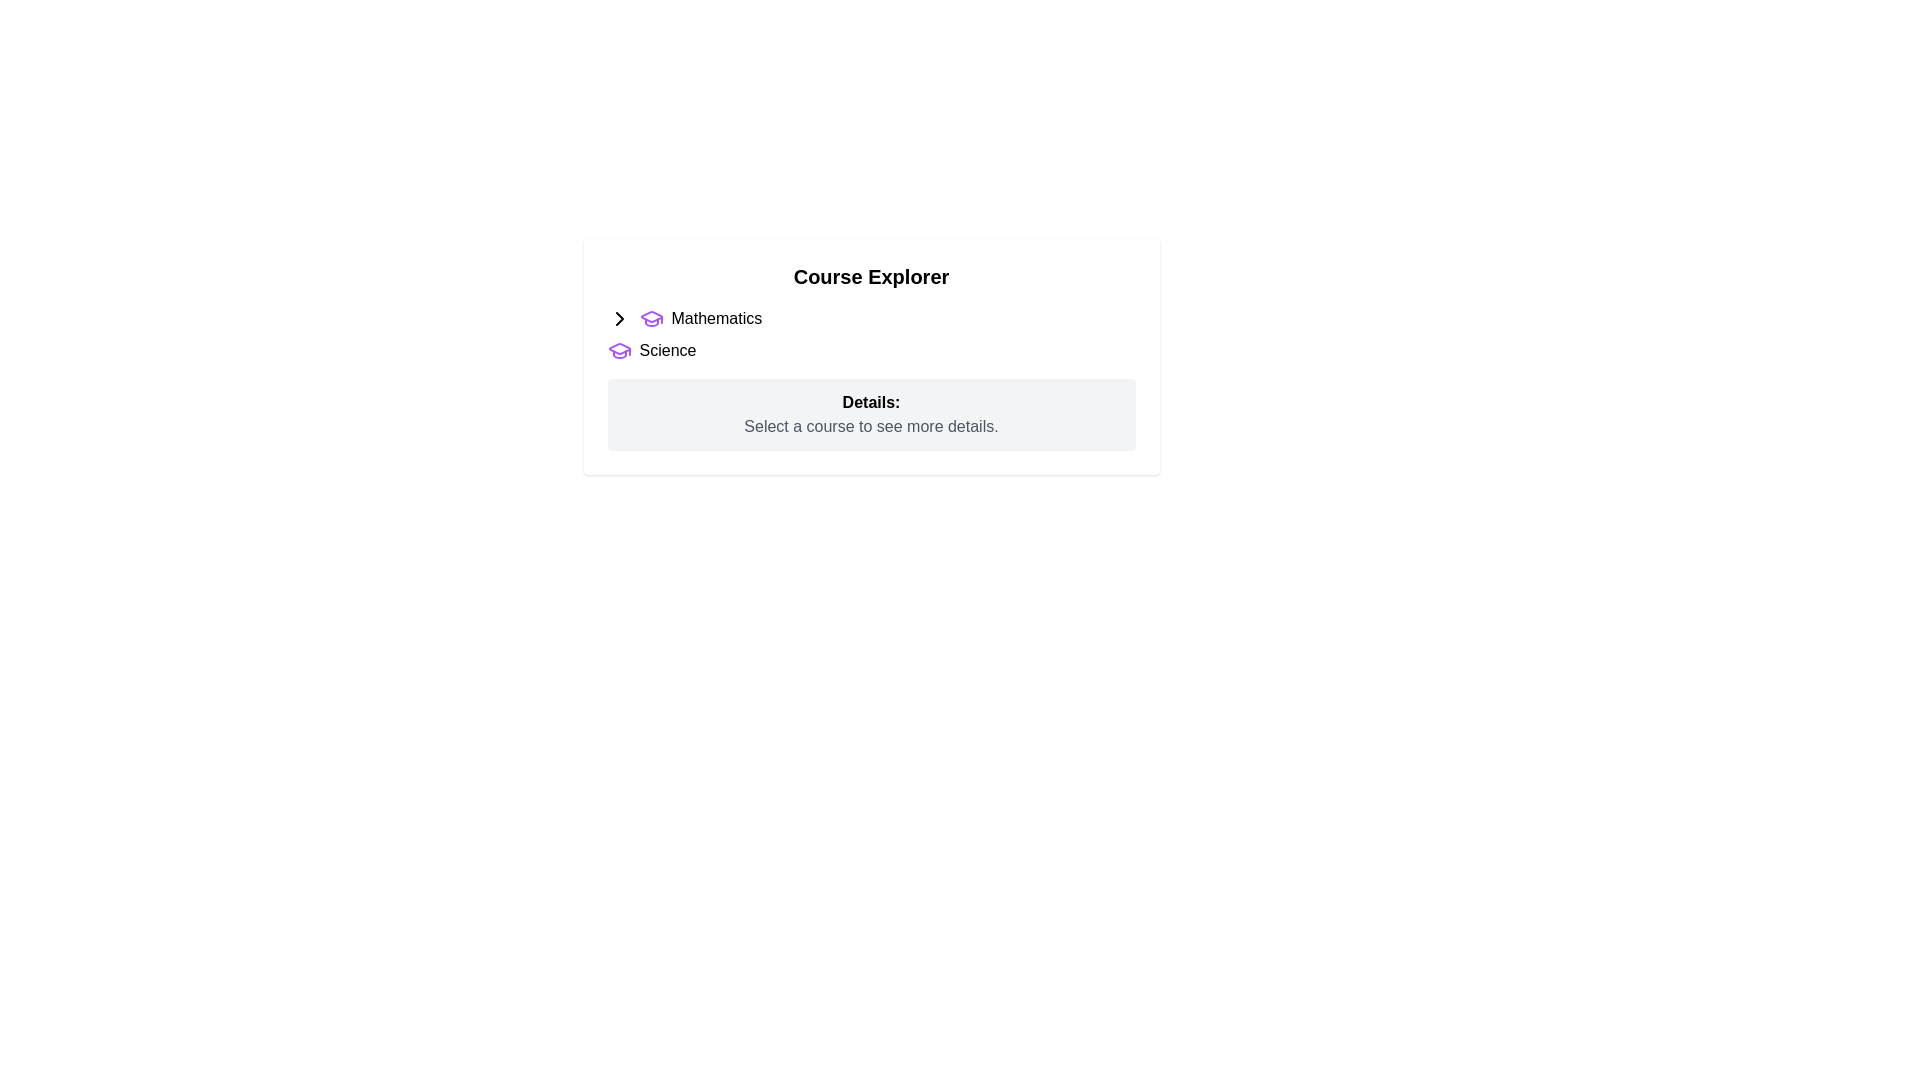 The image size is (1920, 1080). Describe the element at coordinates (618, 350) in the screenshot. I see `the educational icon representing the 'Science' section, which is located to the left of the text 'Science' and is vertically aligned with it` at that location.